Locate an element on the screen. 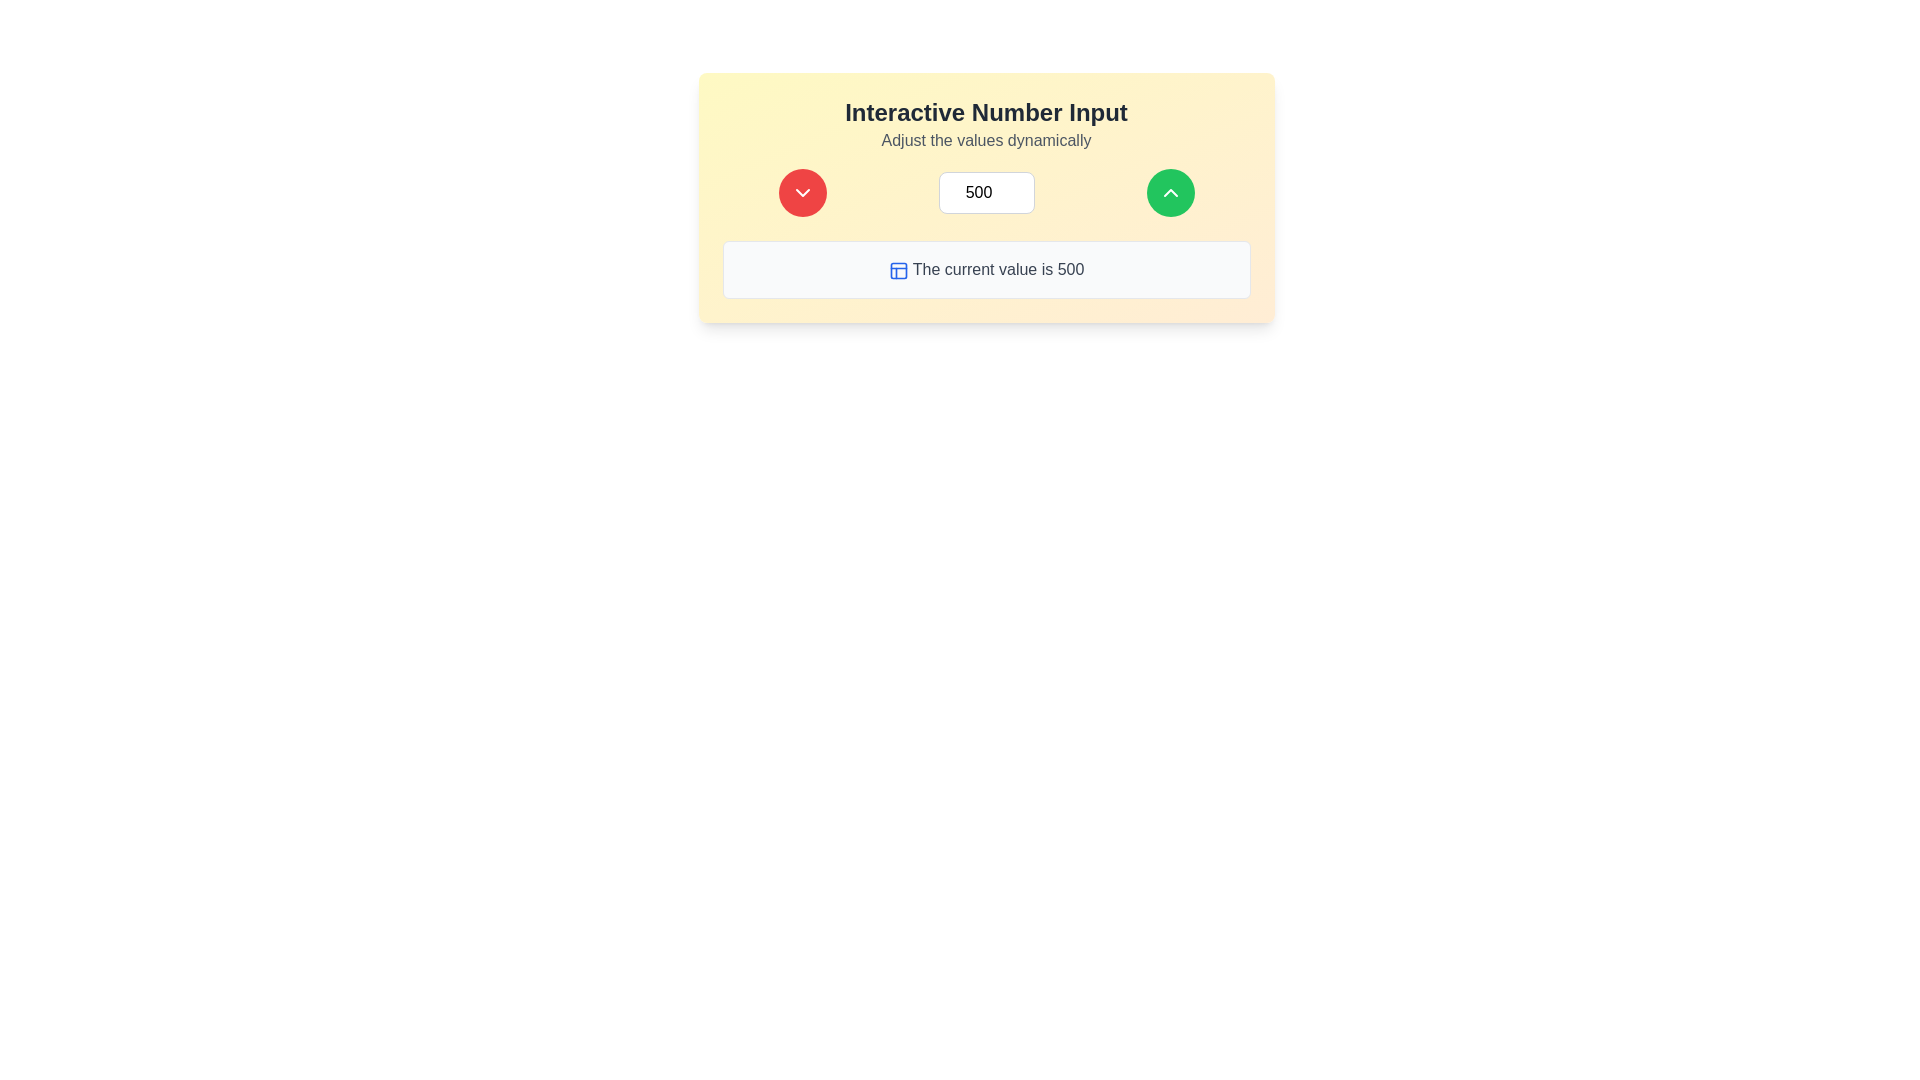  the numeric input field that allows users to adjust a value dynamically, which has a white background and a border, with the default value displayed as '500' is located at coordinates (986, 197).